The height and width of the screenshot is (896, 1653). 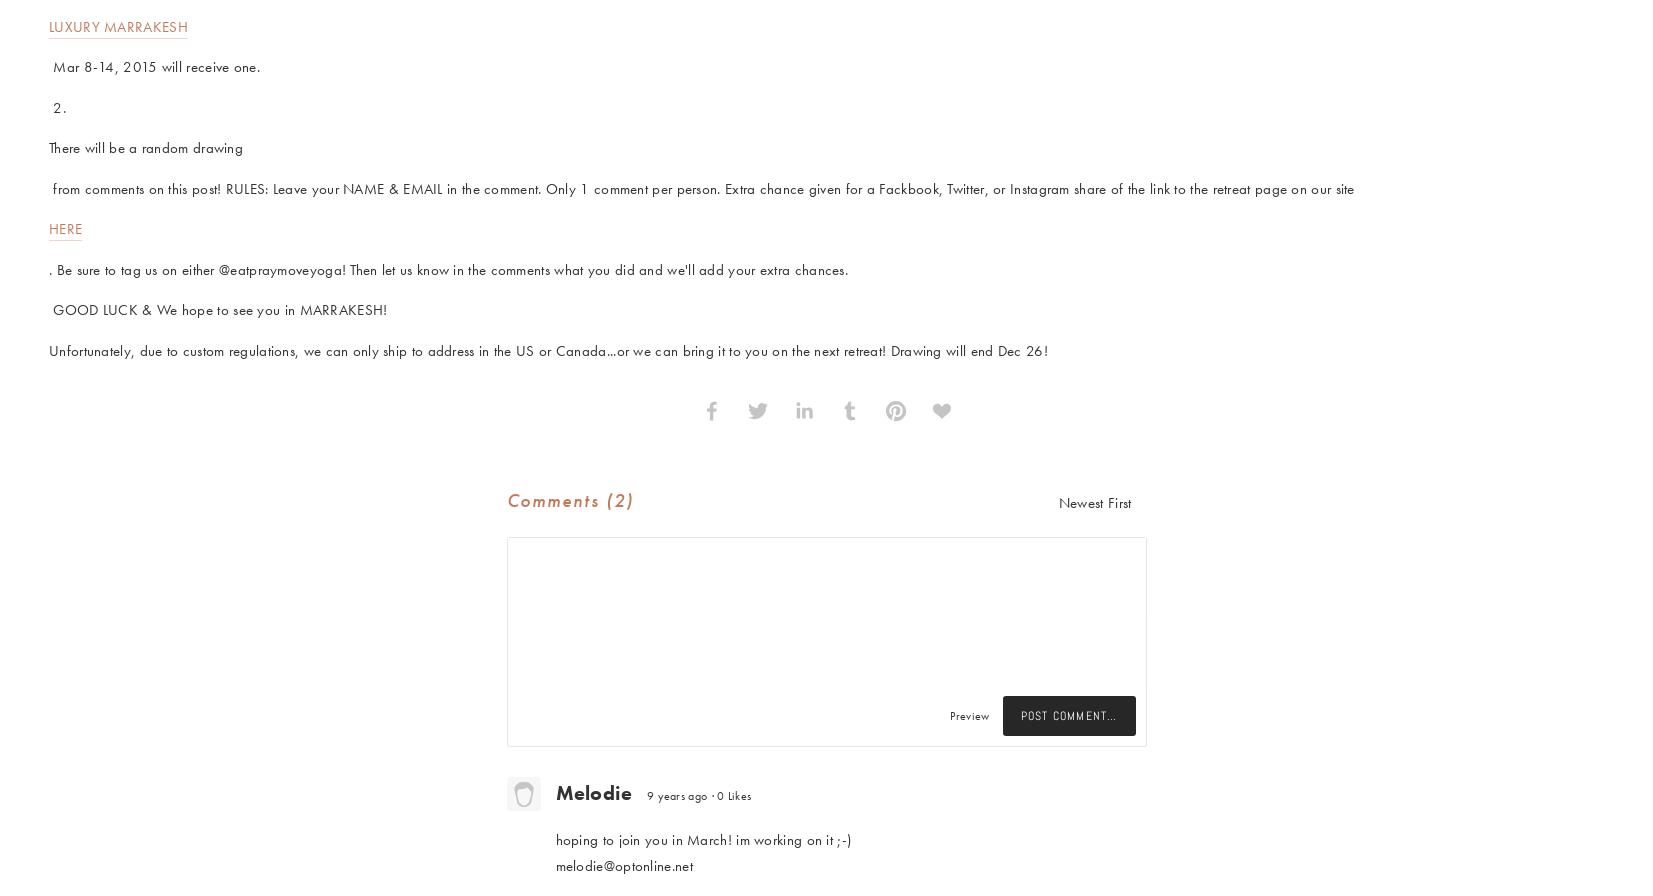 I want to click on 'Unfortunately, due to custom regulations, we can only ship to address in the US or Canada...or we can bring it to you on the next retreat! Drawing will end Dec 26!', so click(x=546, y=349).